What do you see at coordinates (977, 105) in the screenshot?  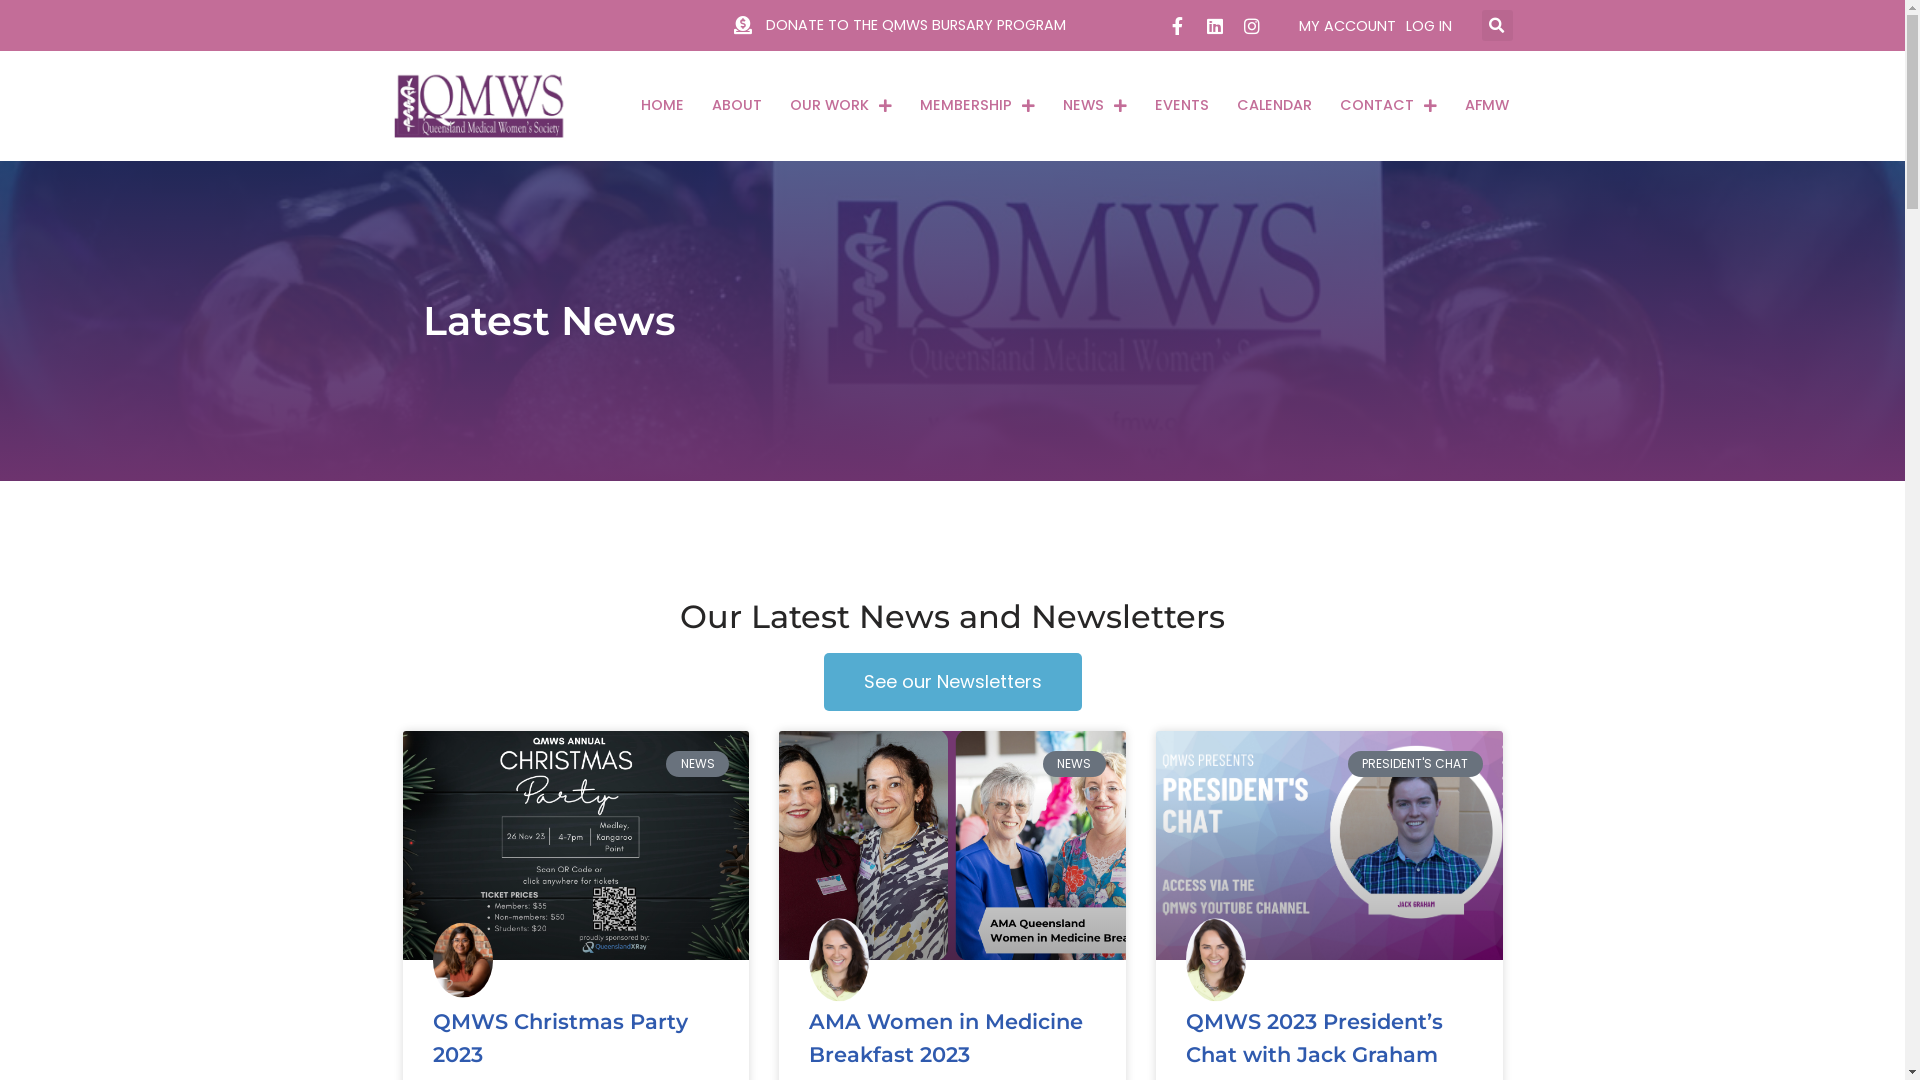 I see `'MEMBERSHIP'` at bounding box center [977, 105].